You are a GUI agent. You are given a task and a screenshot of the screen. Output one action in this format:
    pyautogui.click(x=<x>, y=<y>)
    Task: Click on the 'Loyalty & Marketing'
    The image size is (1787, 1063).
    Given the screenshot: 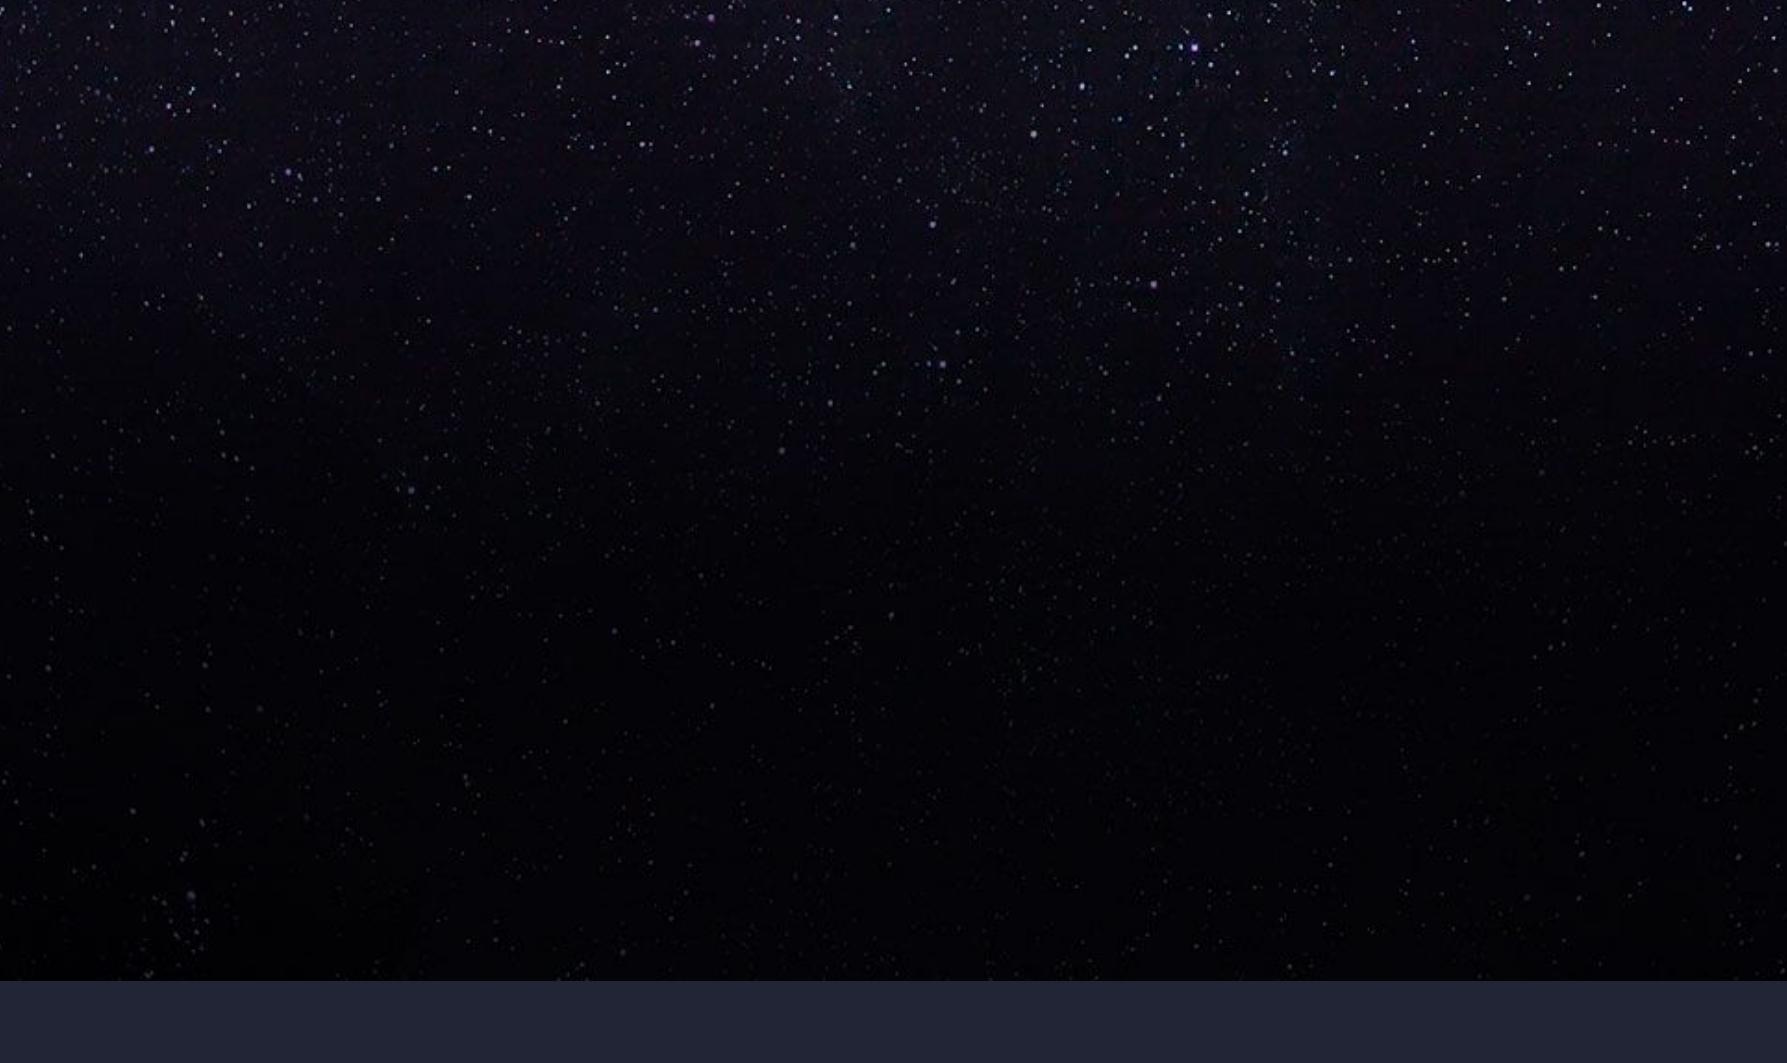 What is the action you would take?
    pyautogui.click(x=1261, y=522)
    